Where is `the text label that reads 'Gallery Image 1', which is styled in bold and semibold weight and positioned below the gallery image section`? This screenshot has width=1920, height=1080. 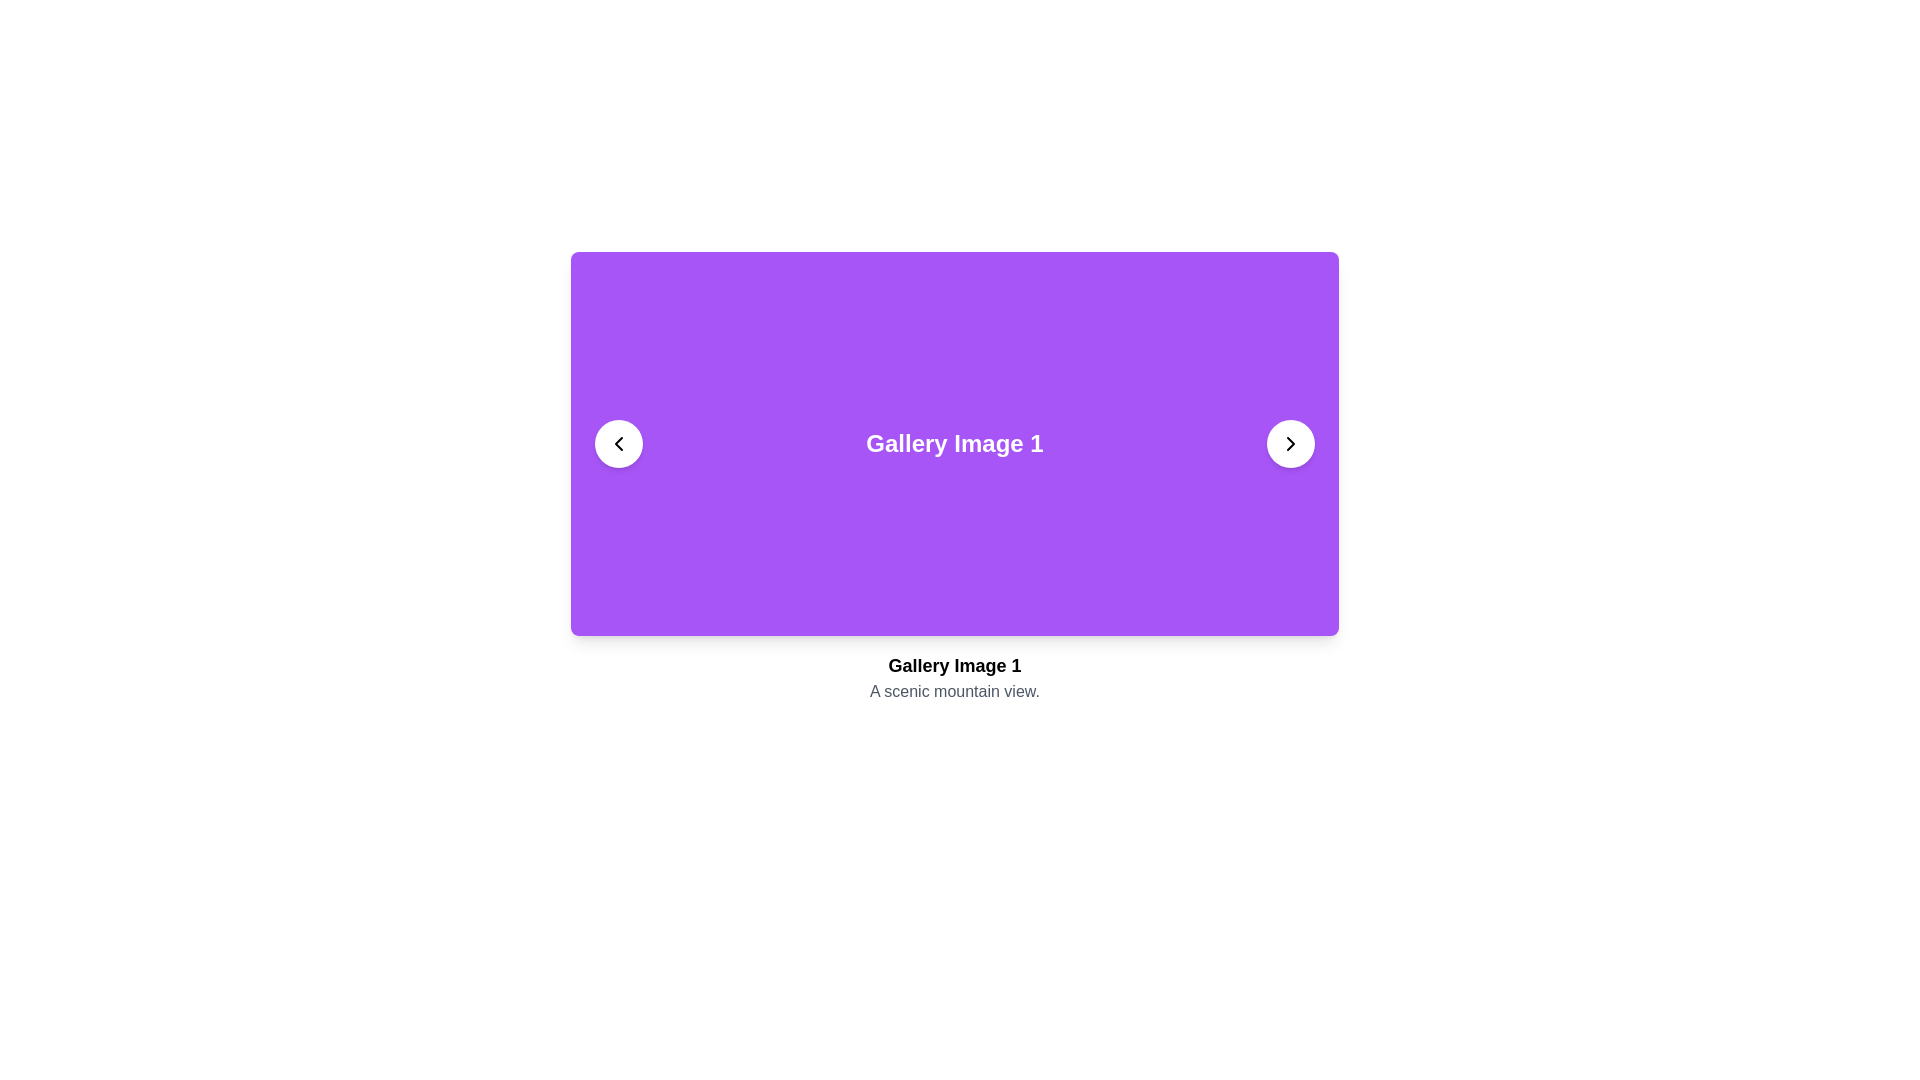 the text label that reads 'Gallery Image 1', which is styled in bold and semibold weight and positioned below the gallery image section is located at coordinates (954, 666).